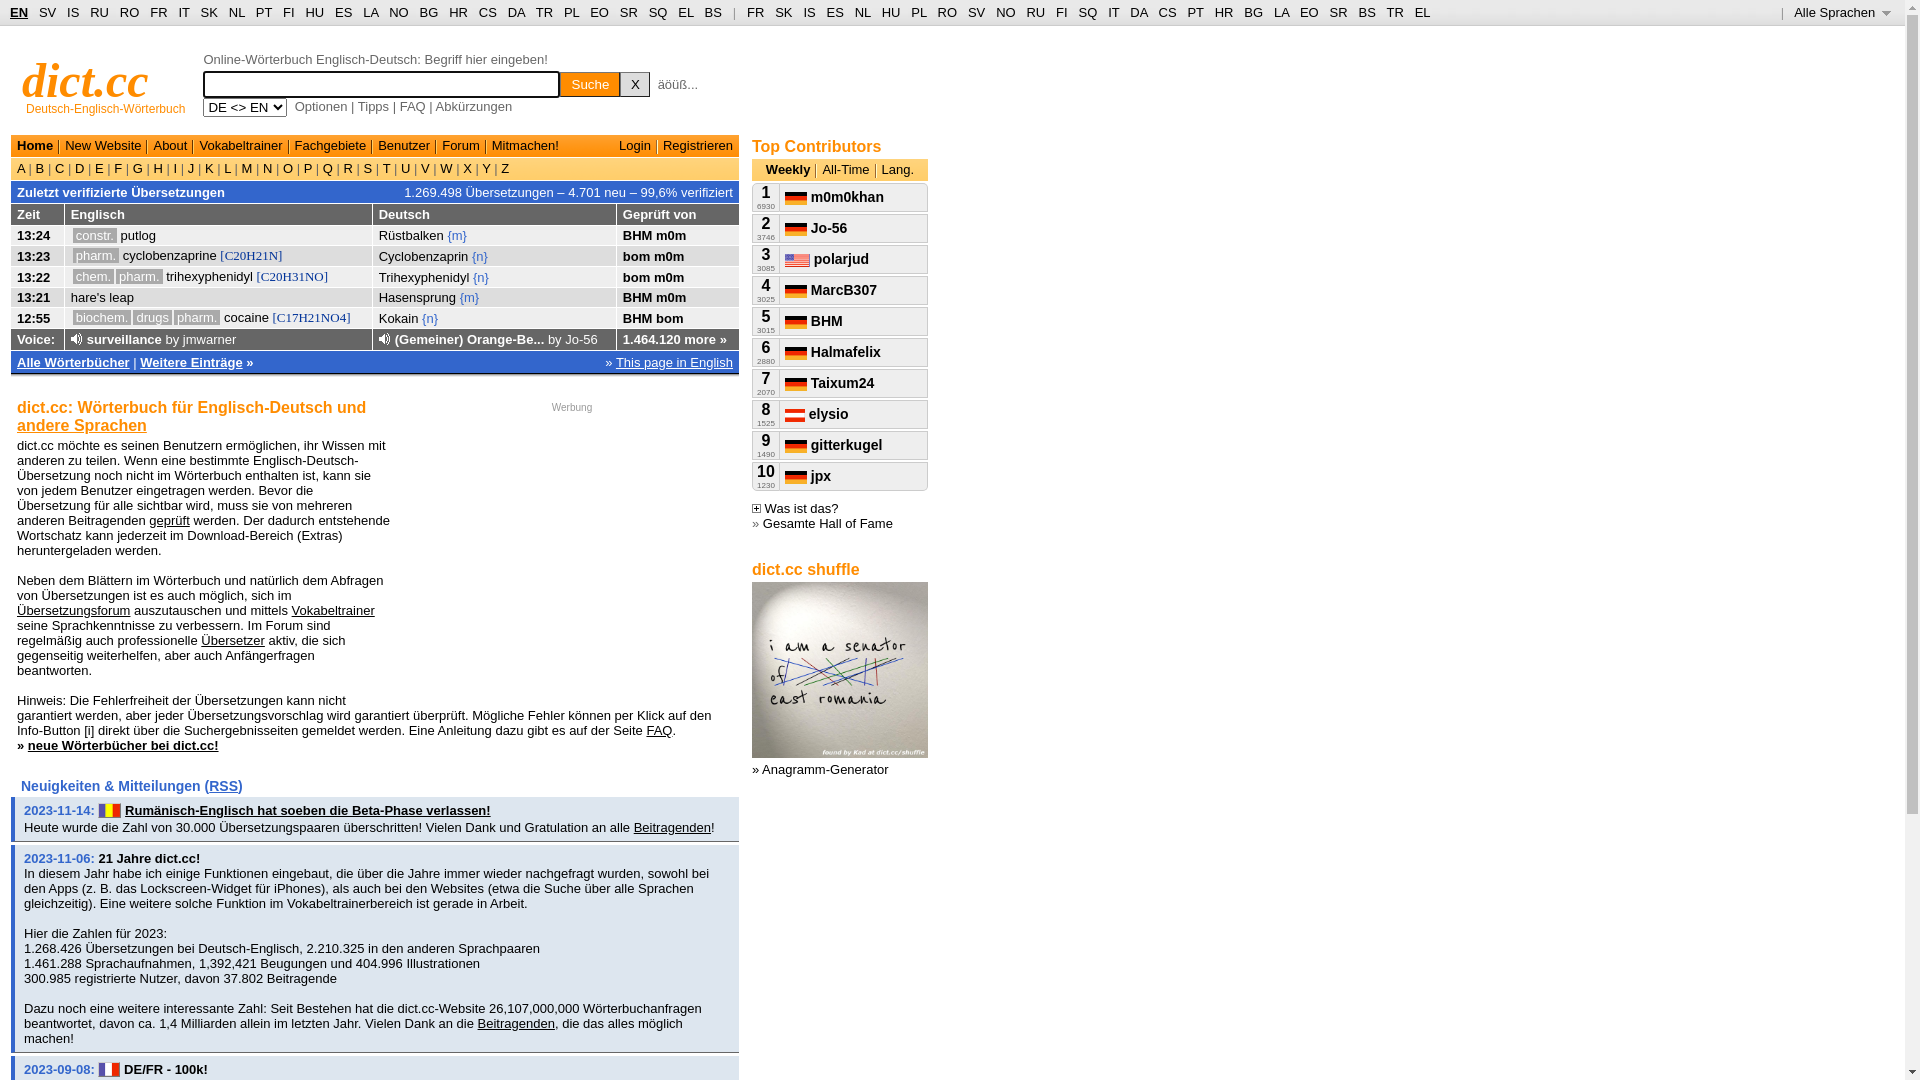 The width and height of the screenshot is (1920, 1080). I want to click on 'surveillance', so click(85, 338).